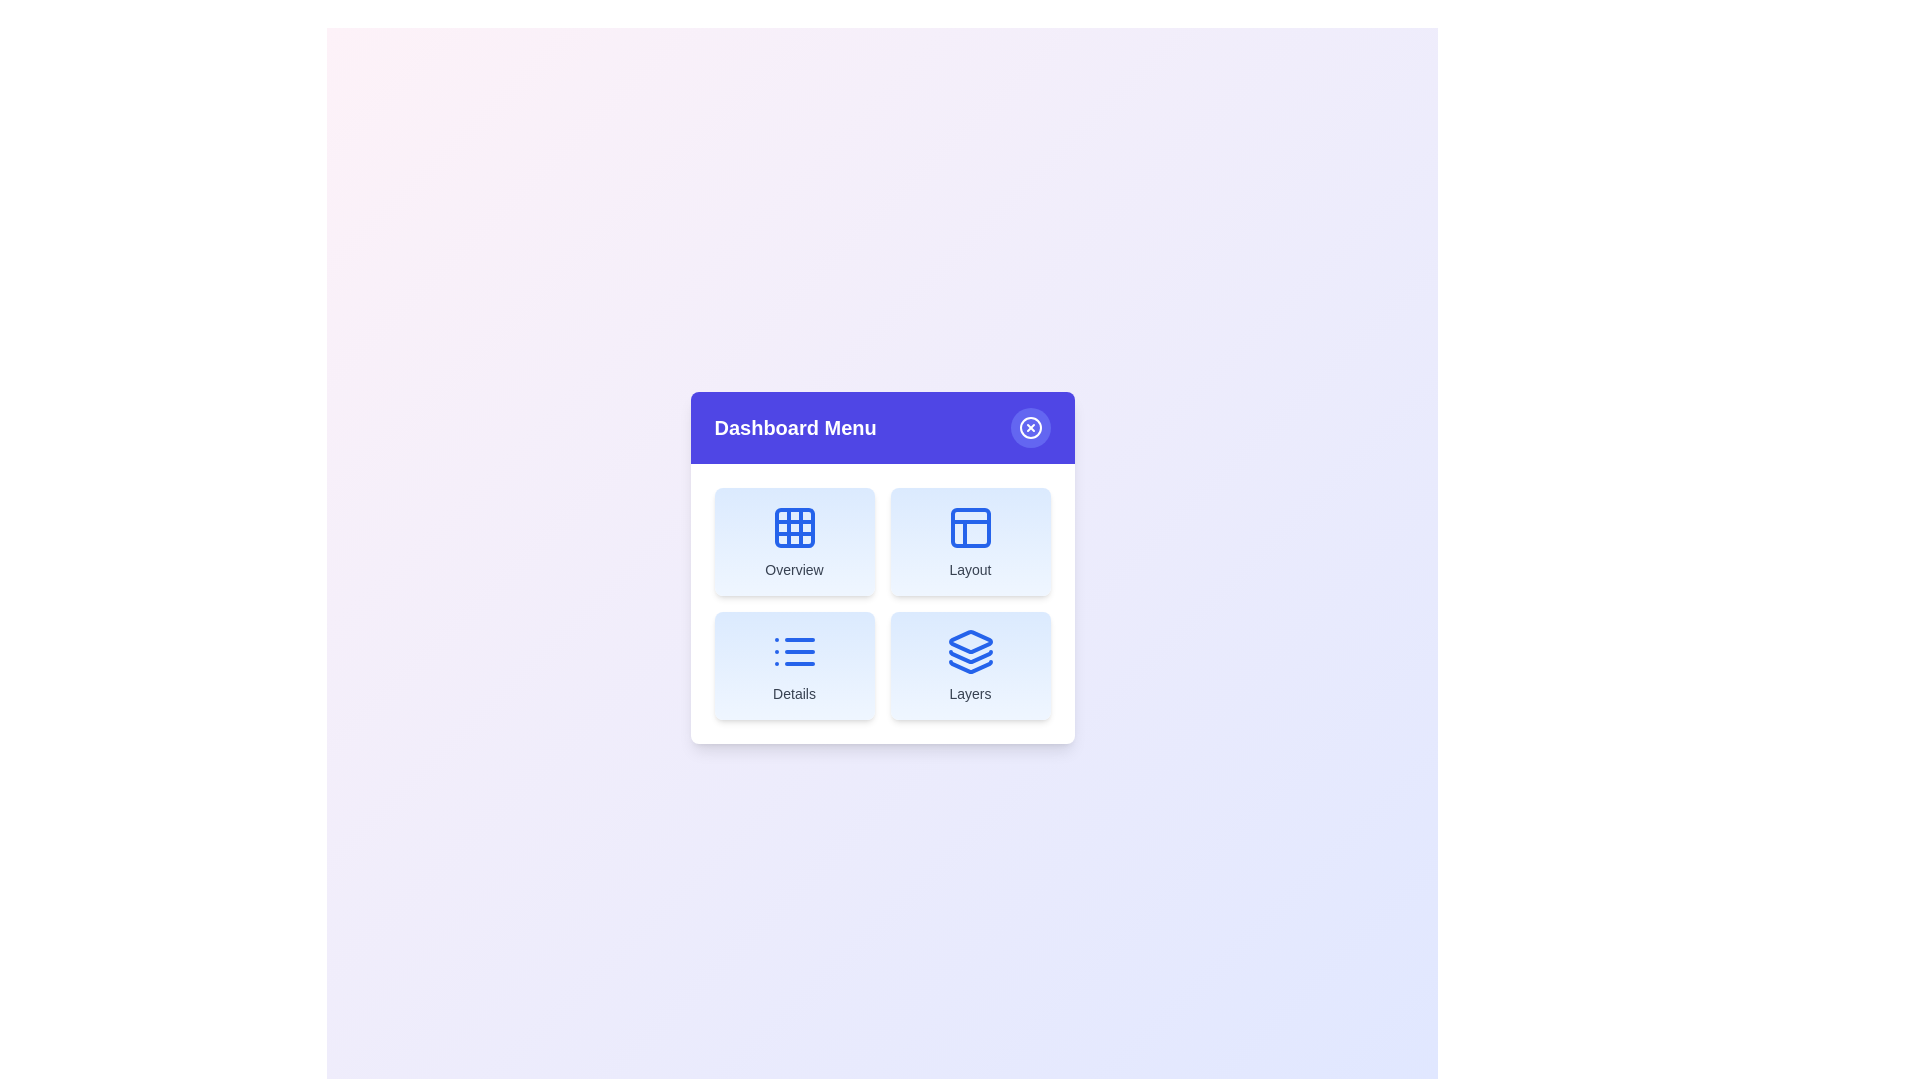 The width and height of the screenshot is (1920, 1080). What do you see at coordinates (1030, 427) in the screenshot?
I see `the toggle button to toggle the menu visibility` at bounding box center [1030, 427].